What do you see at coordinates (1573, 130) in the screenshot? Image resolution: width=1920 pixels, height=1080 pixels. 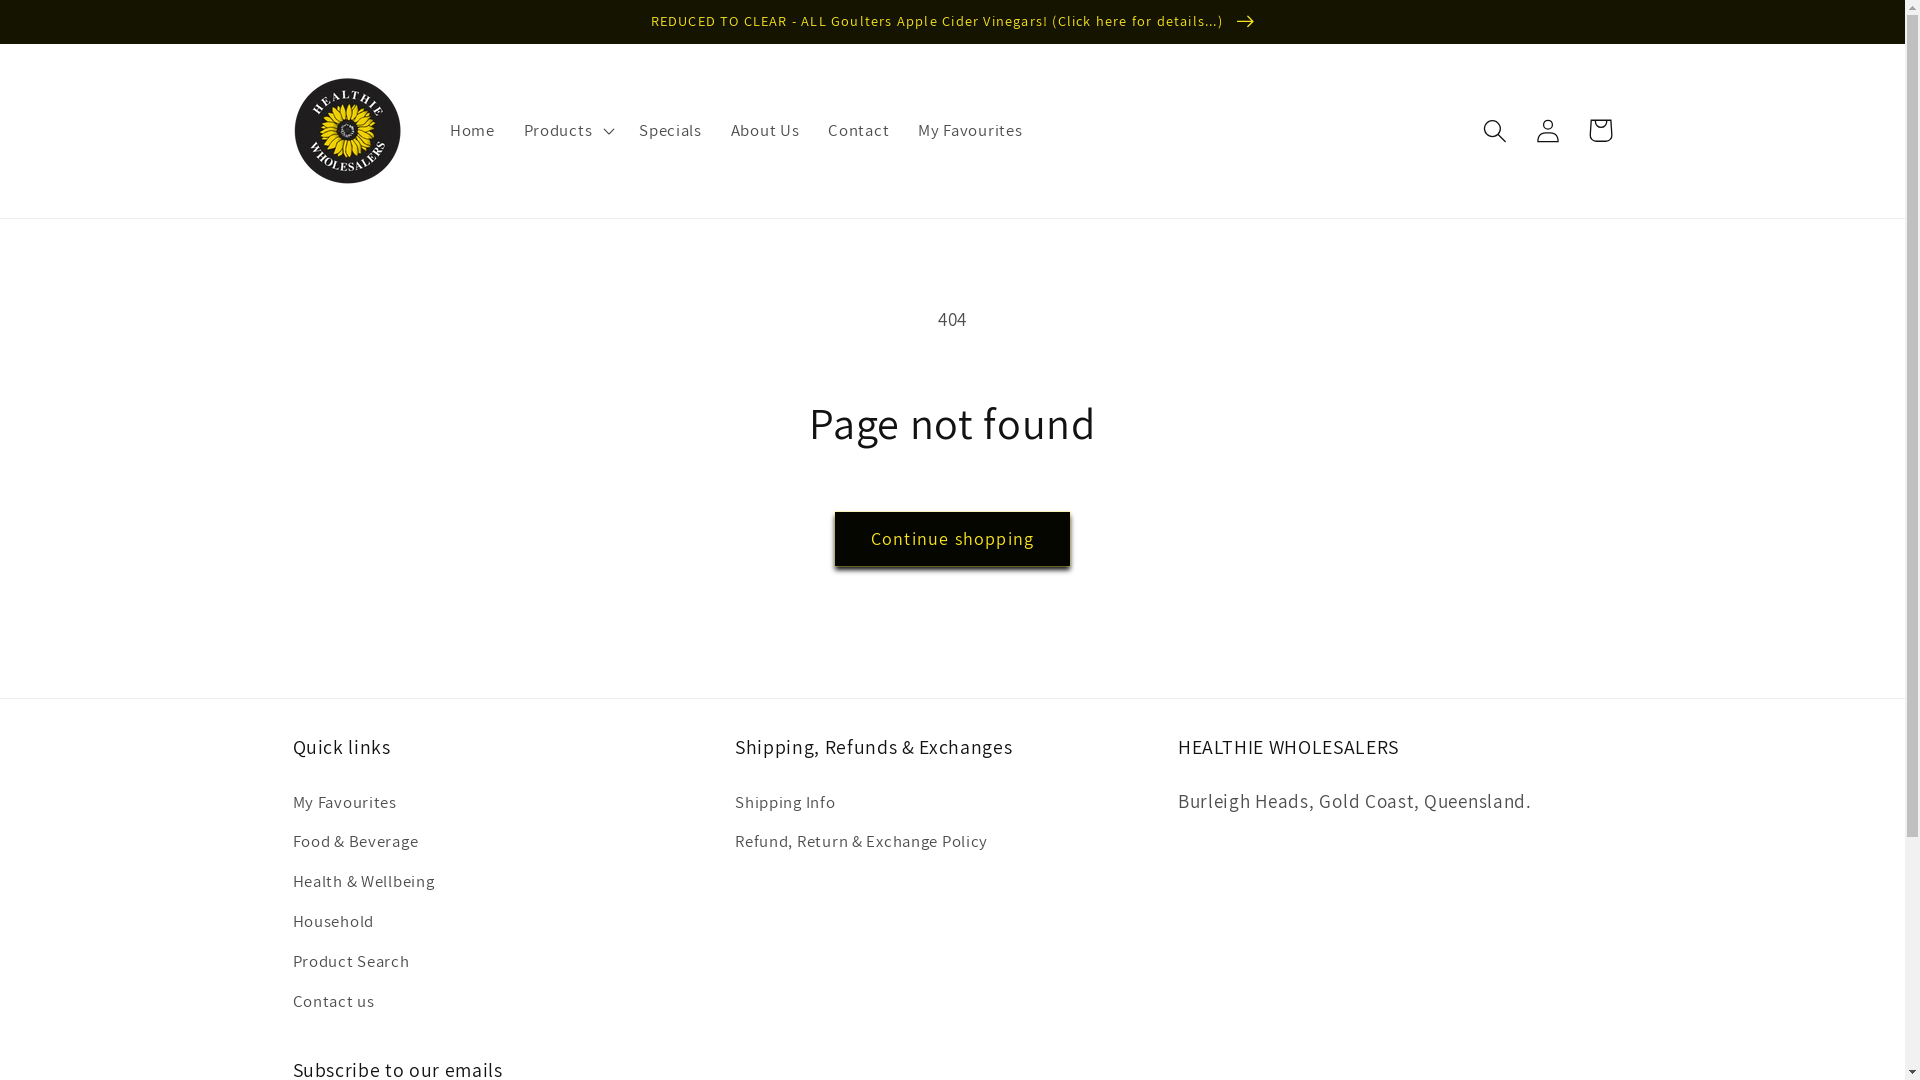 I see `'Cart'` at bounding box center [1573, 130].